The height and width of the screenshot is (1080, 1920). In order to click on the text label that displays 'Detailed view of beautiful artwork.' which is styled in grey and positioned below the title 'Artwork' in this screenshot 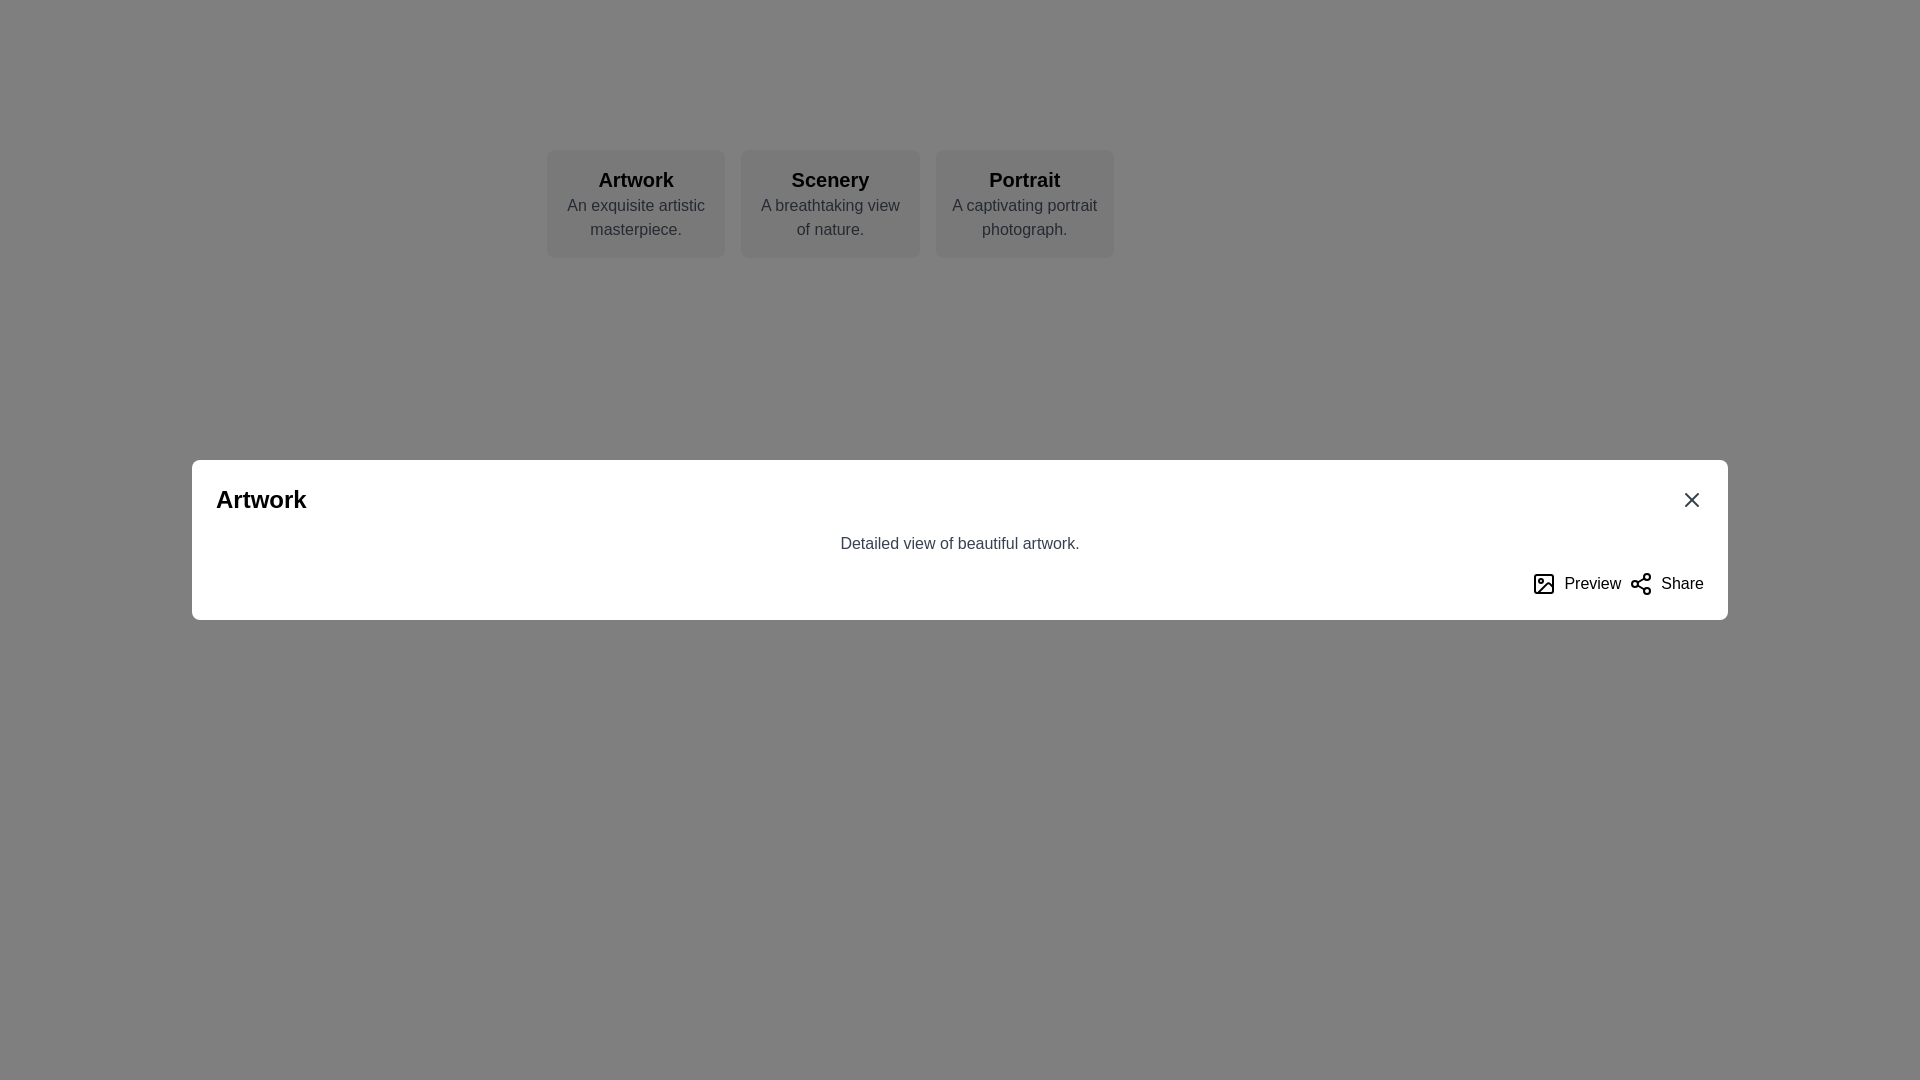, I will do `click(960, 543)`.